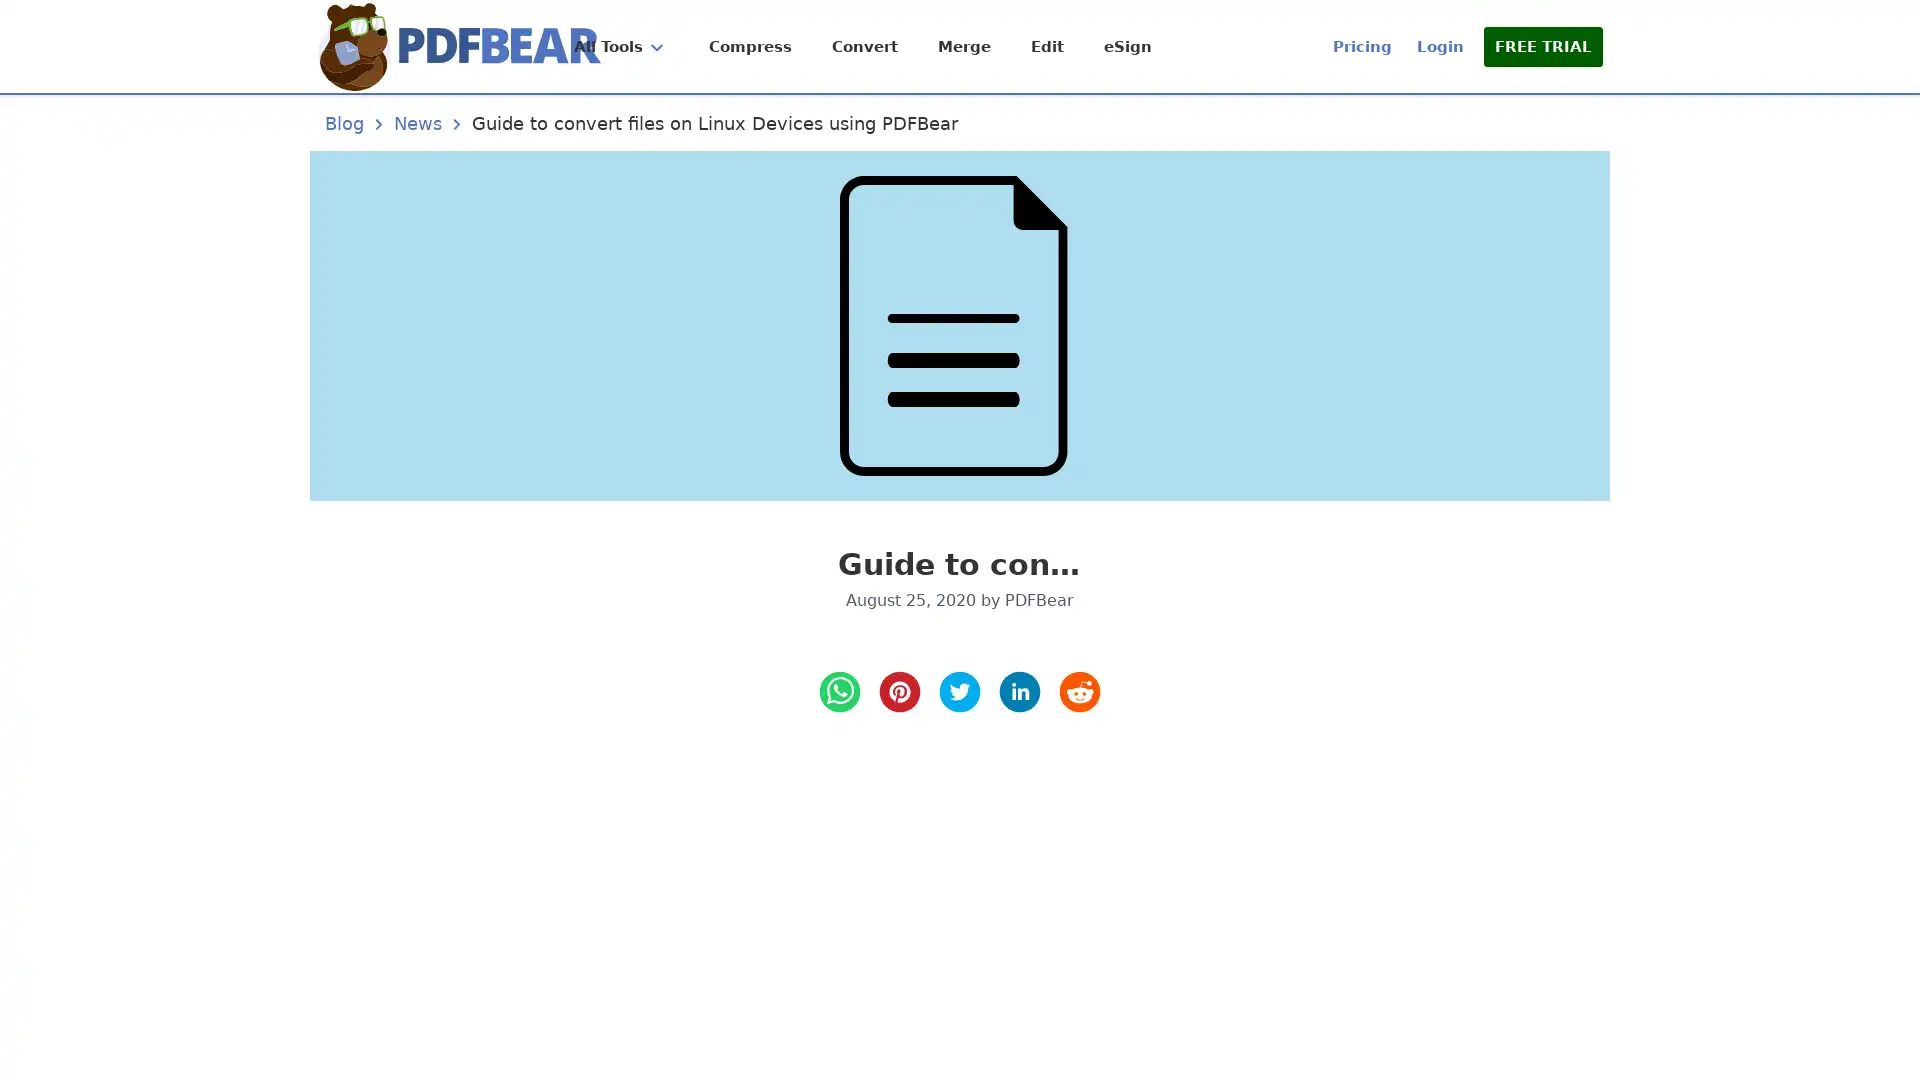  What do you see at coordinates (1019, 690) in the screenshot?
I see `linkedin` at bounding box center [1019, 690].